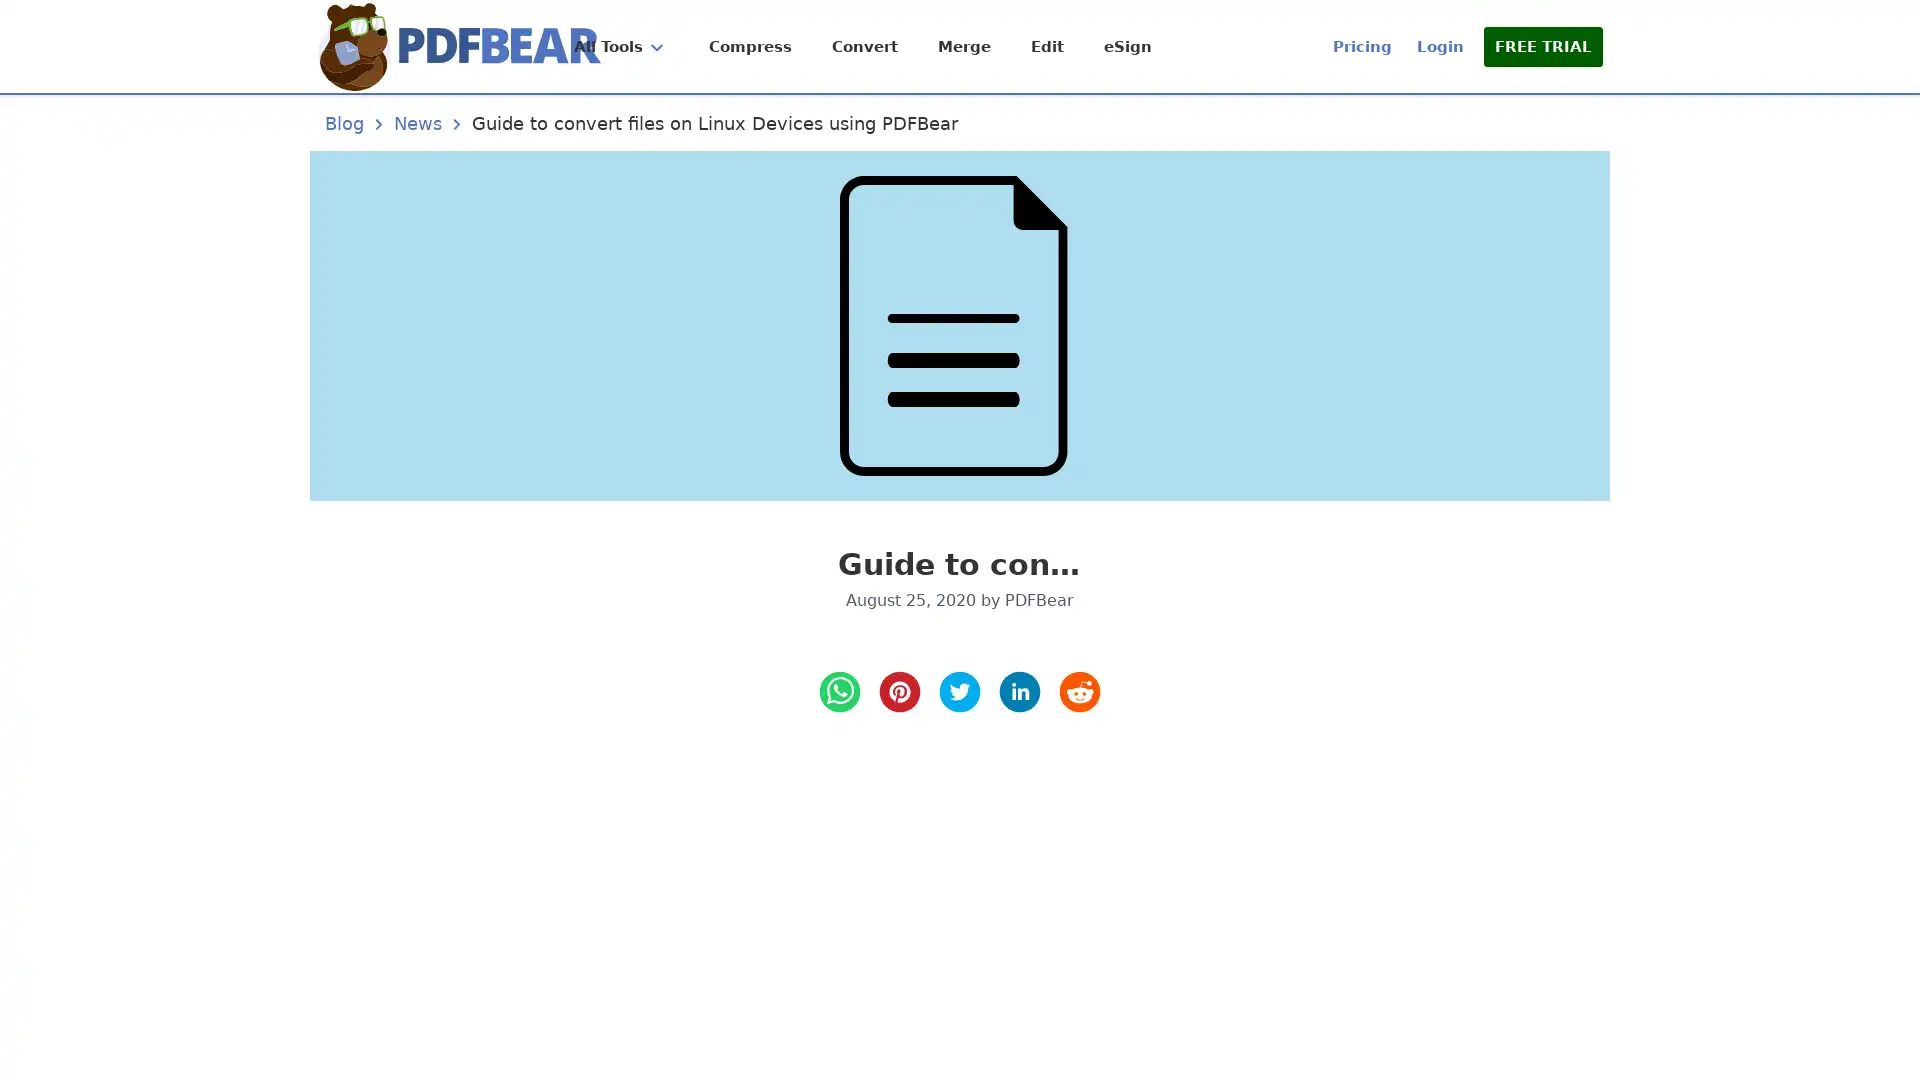  What do you see at coordinates (1019, 690) in the screenshot?
I see `linkedin` at bounding box center [1019, 690].